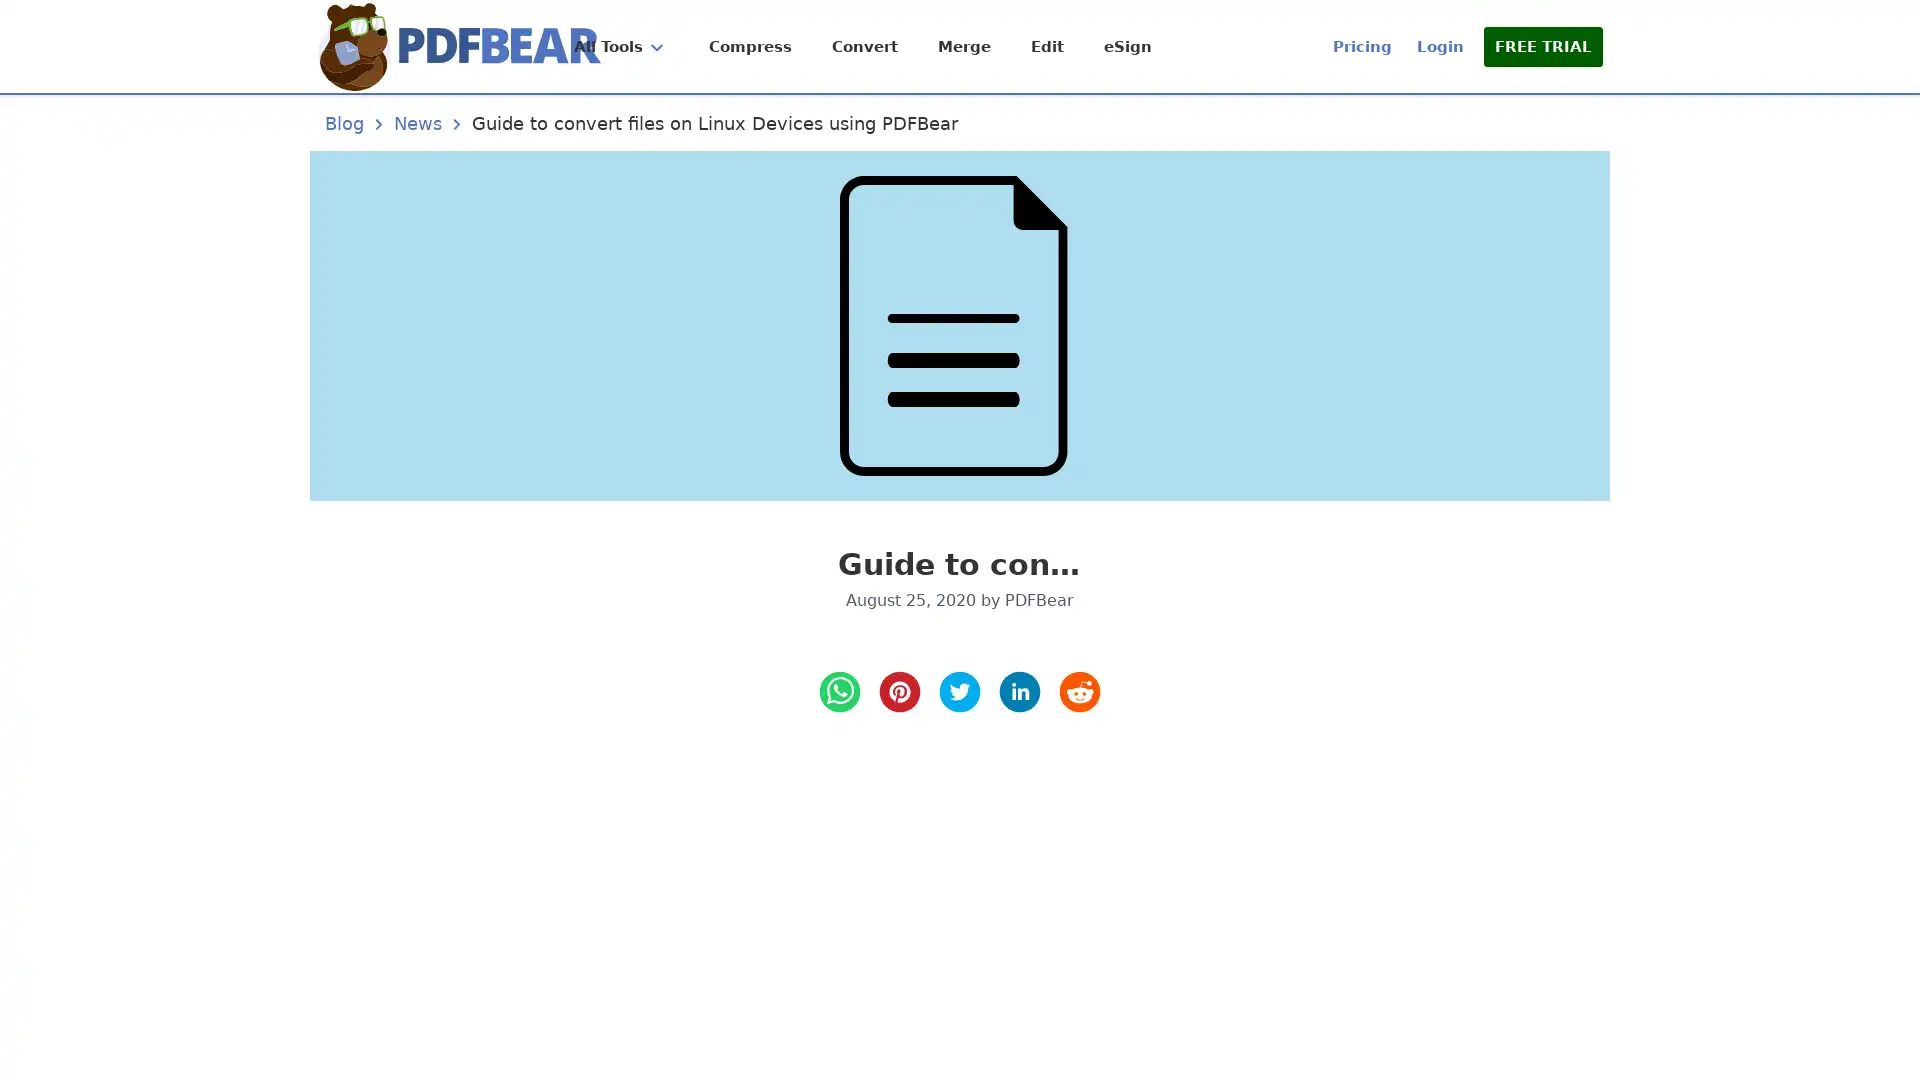  What do you see at coordinates (1019, 690) in the screenshot?
I see `linkedin` at bounding box center [1019, 690].